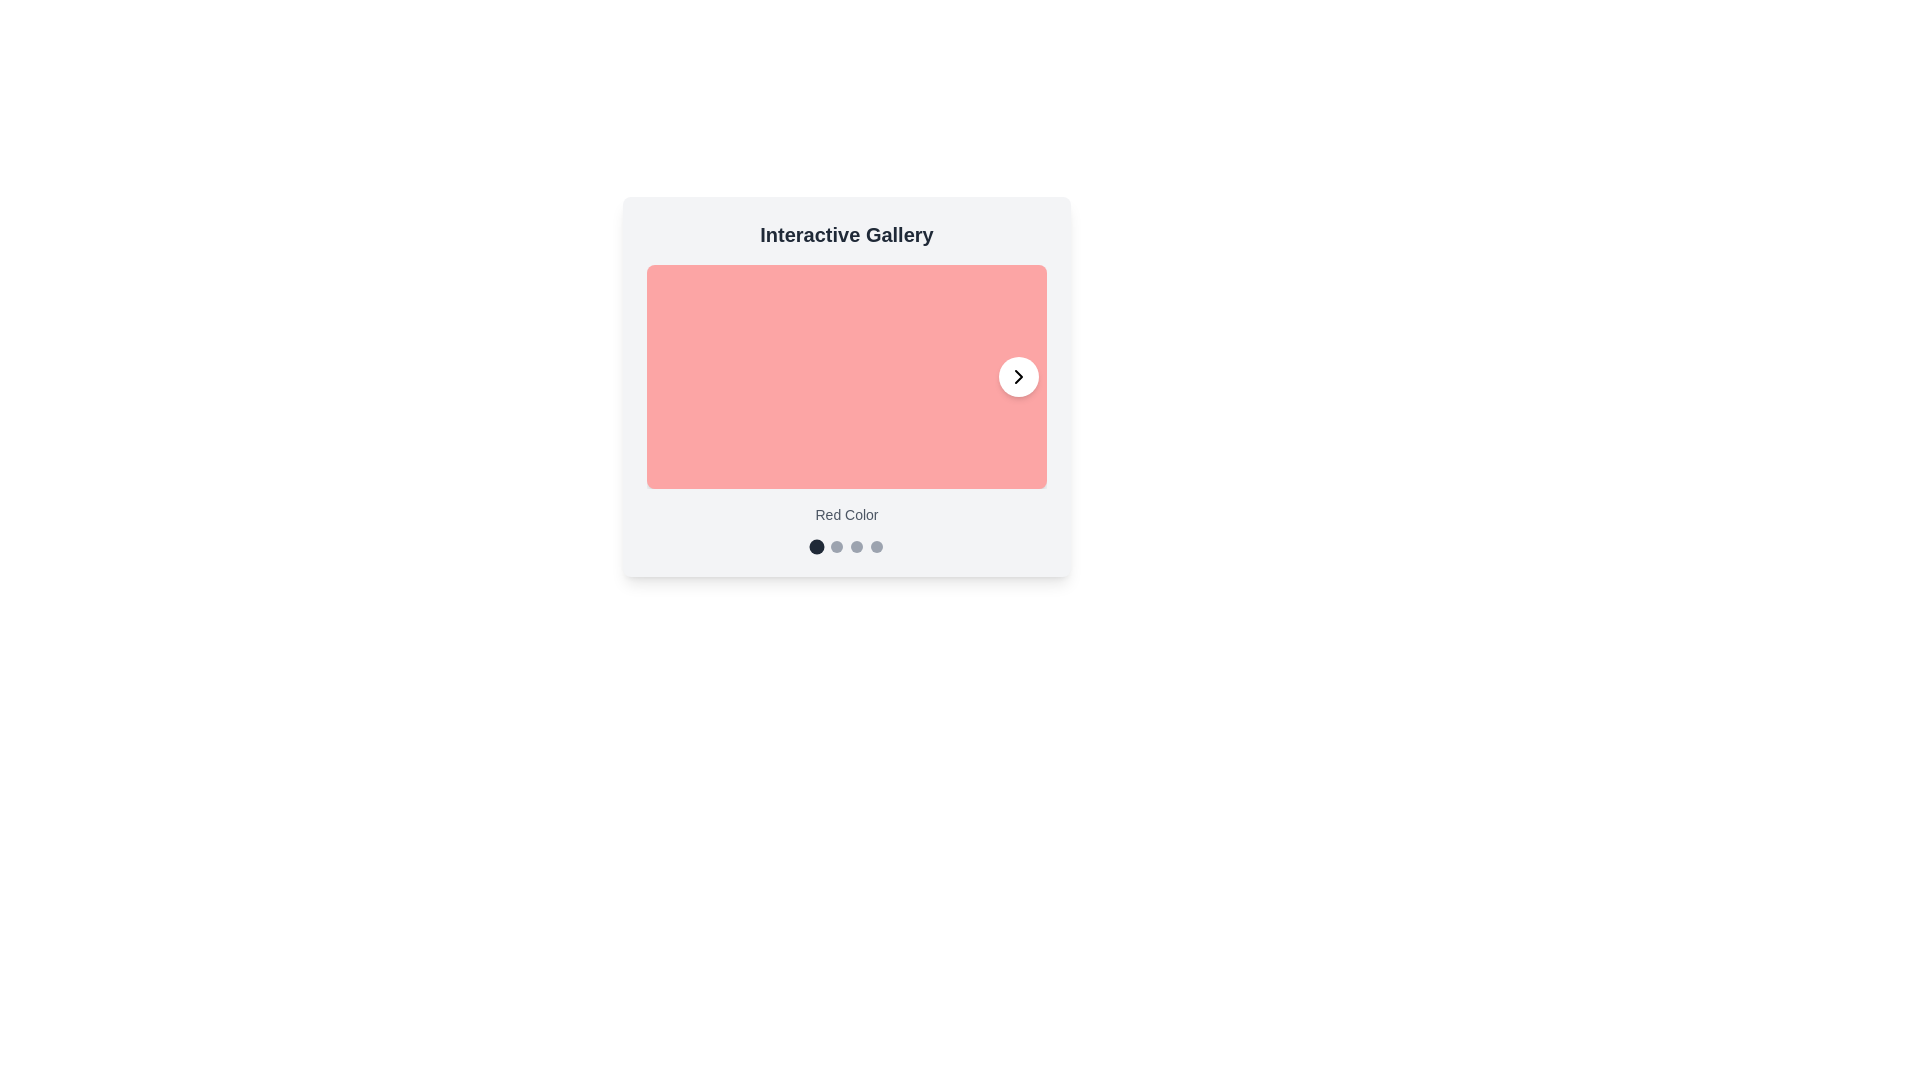  Describe the element at coordinates (877, 547) in the screenshot. I see `the fourth interactive indicator or navigation dot located under the rectangular image in the gallery` at that location.